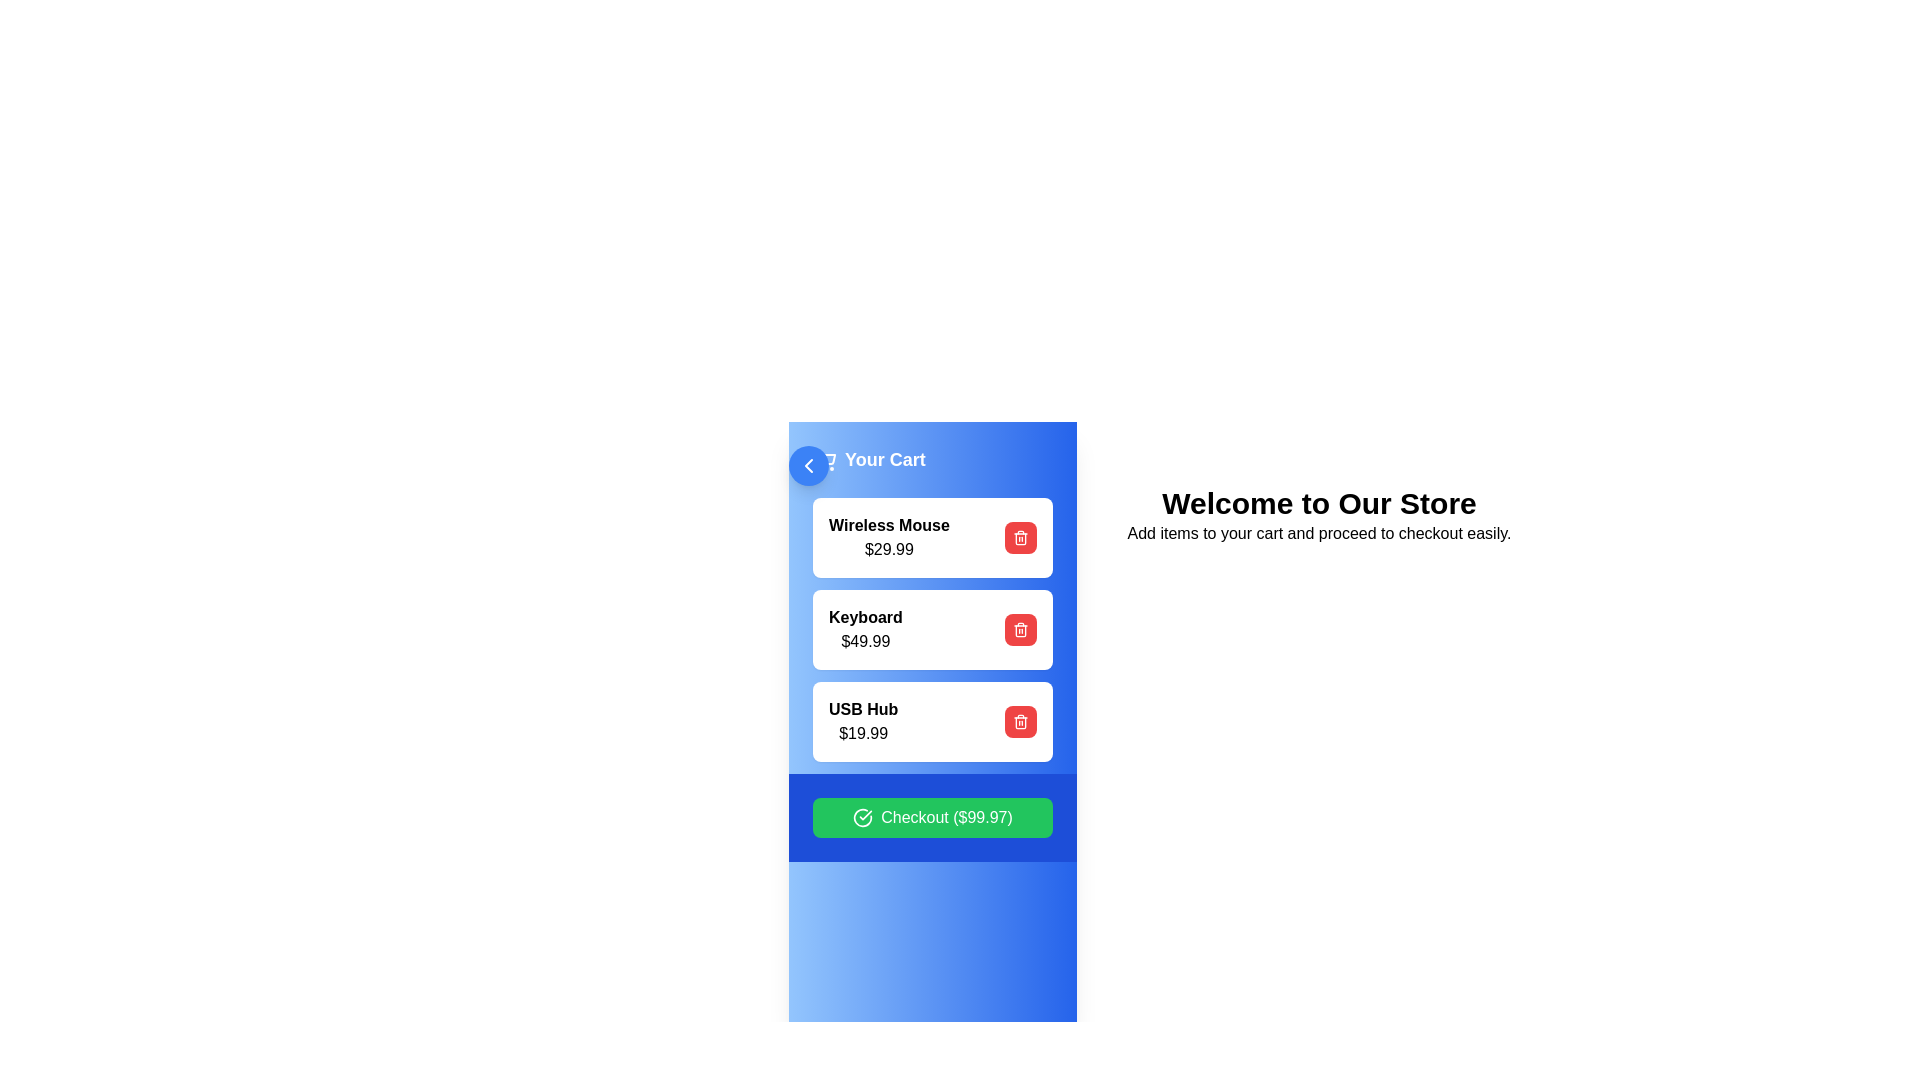  Describe the element at coordinates (863, 733) in the screenshot. I see `text displayed in the price label for the 'USB Hub', which is located below the 'USB Hub' text in the cart interface` at that location.